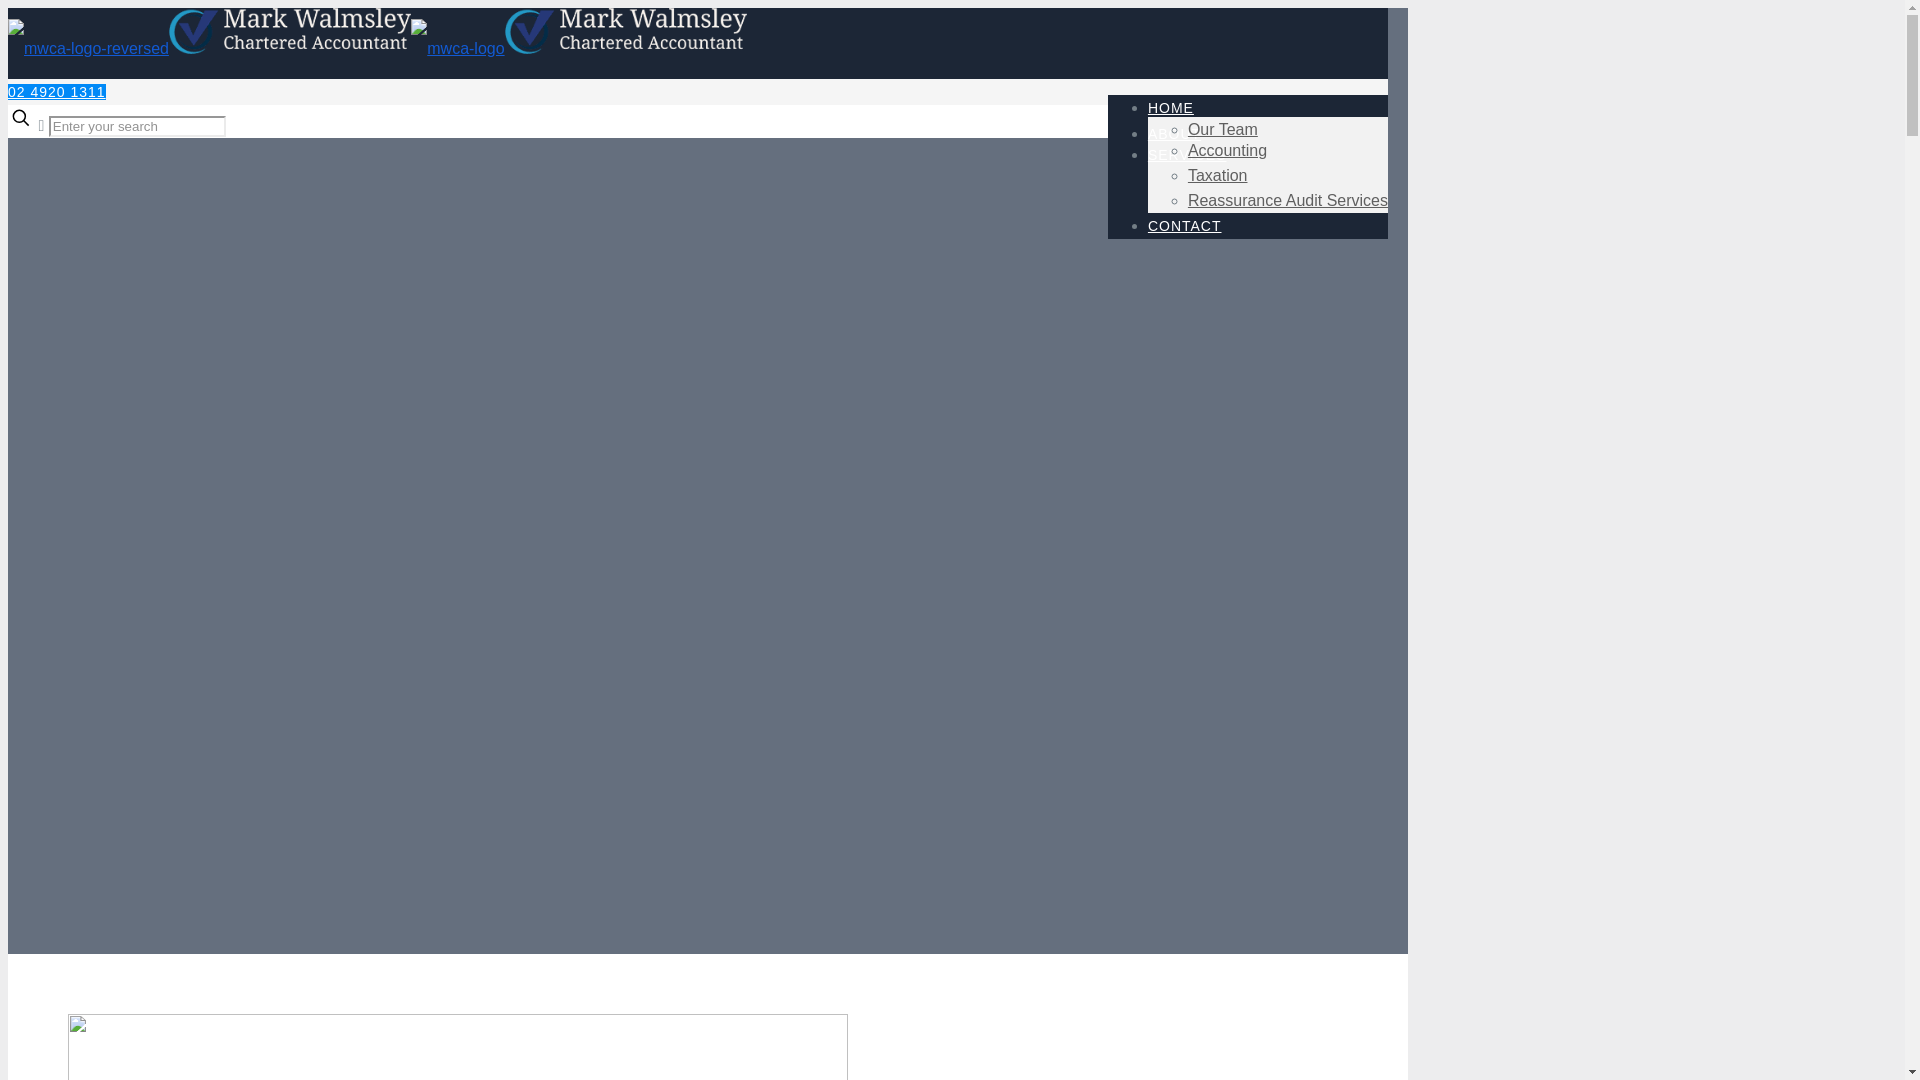 Image resolution: width=1920 pixels, height=1080 pixels. What do you see at coordinates (1226, 149) in the screenshot?
I see `'Accounting'` at bounding box center [1226, 149].